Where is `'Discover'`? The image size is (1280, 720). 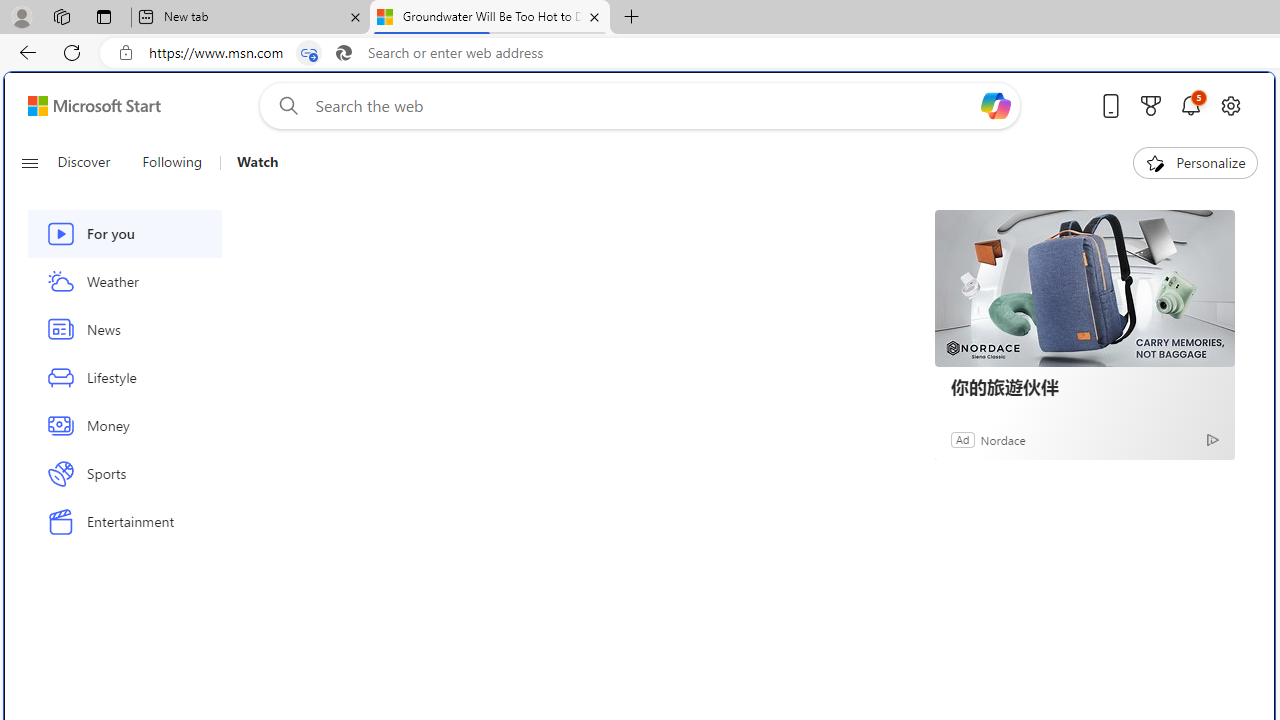
'Discover' is located at coordinates (91, 162).